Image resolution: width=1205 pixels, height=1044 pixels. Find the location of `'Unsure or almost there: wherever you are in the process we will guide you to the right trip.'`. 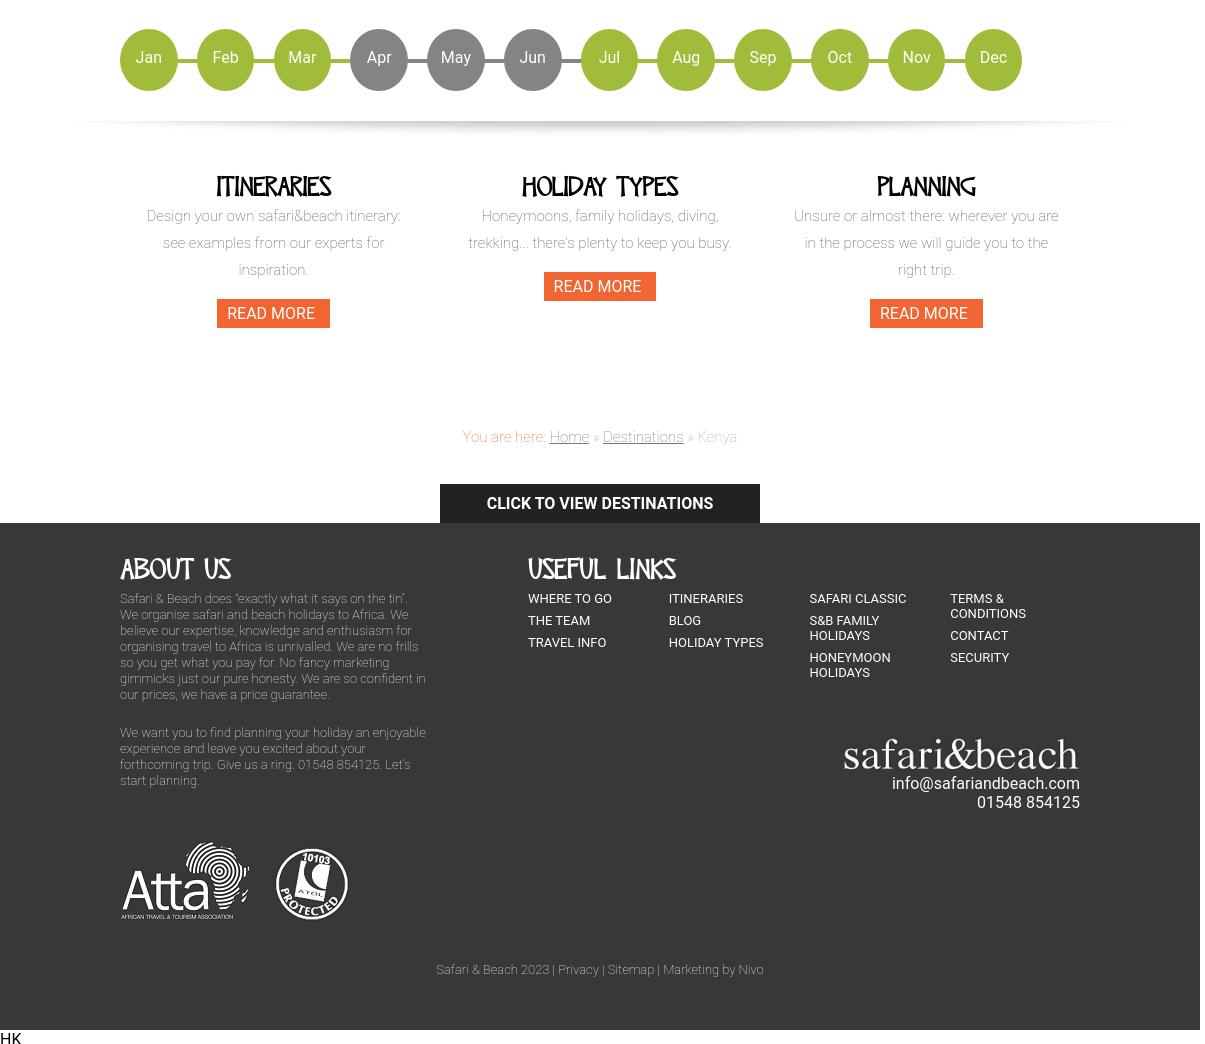

'Unsure or almost there: wherever you are in the process we will guide you to the right trip.' is located at coordinates (926, 241).